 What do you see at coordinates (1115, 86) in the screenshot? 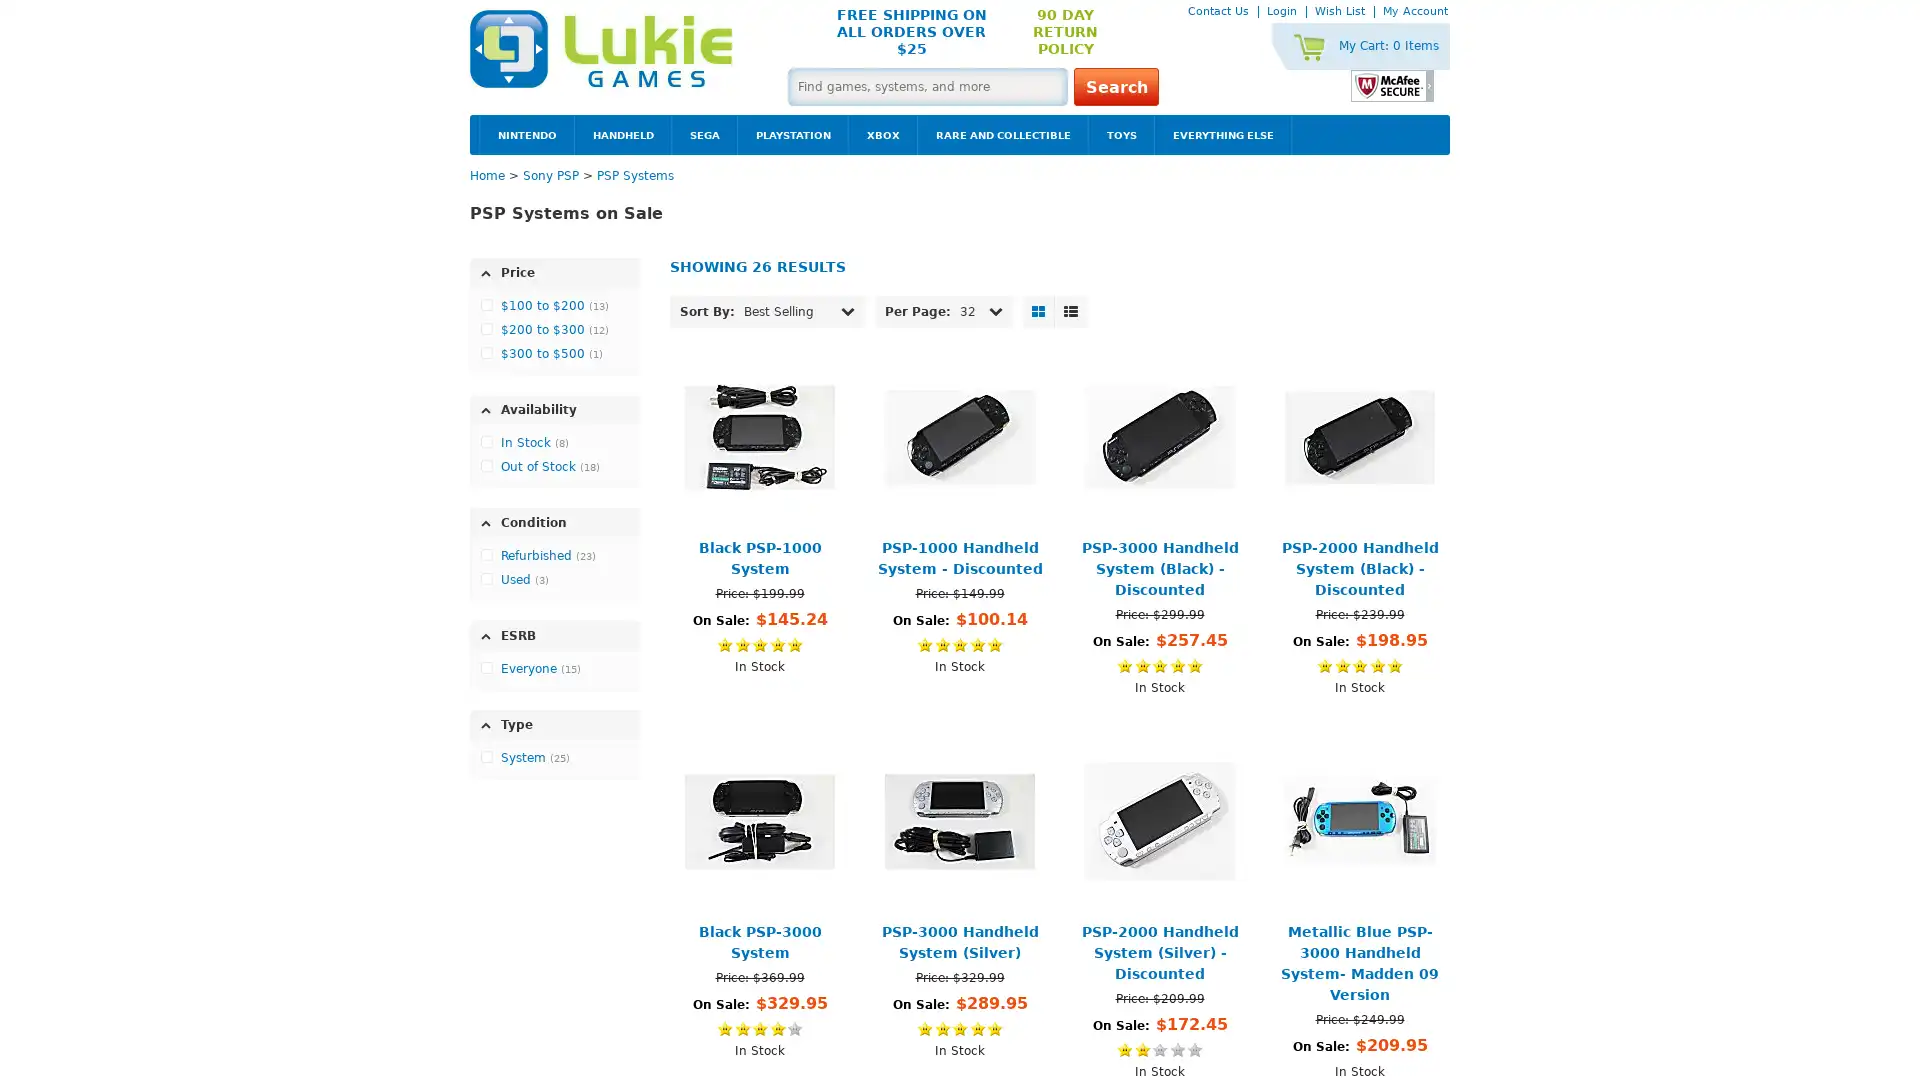
I see `Search` at bounding box center [1115, 86].